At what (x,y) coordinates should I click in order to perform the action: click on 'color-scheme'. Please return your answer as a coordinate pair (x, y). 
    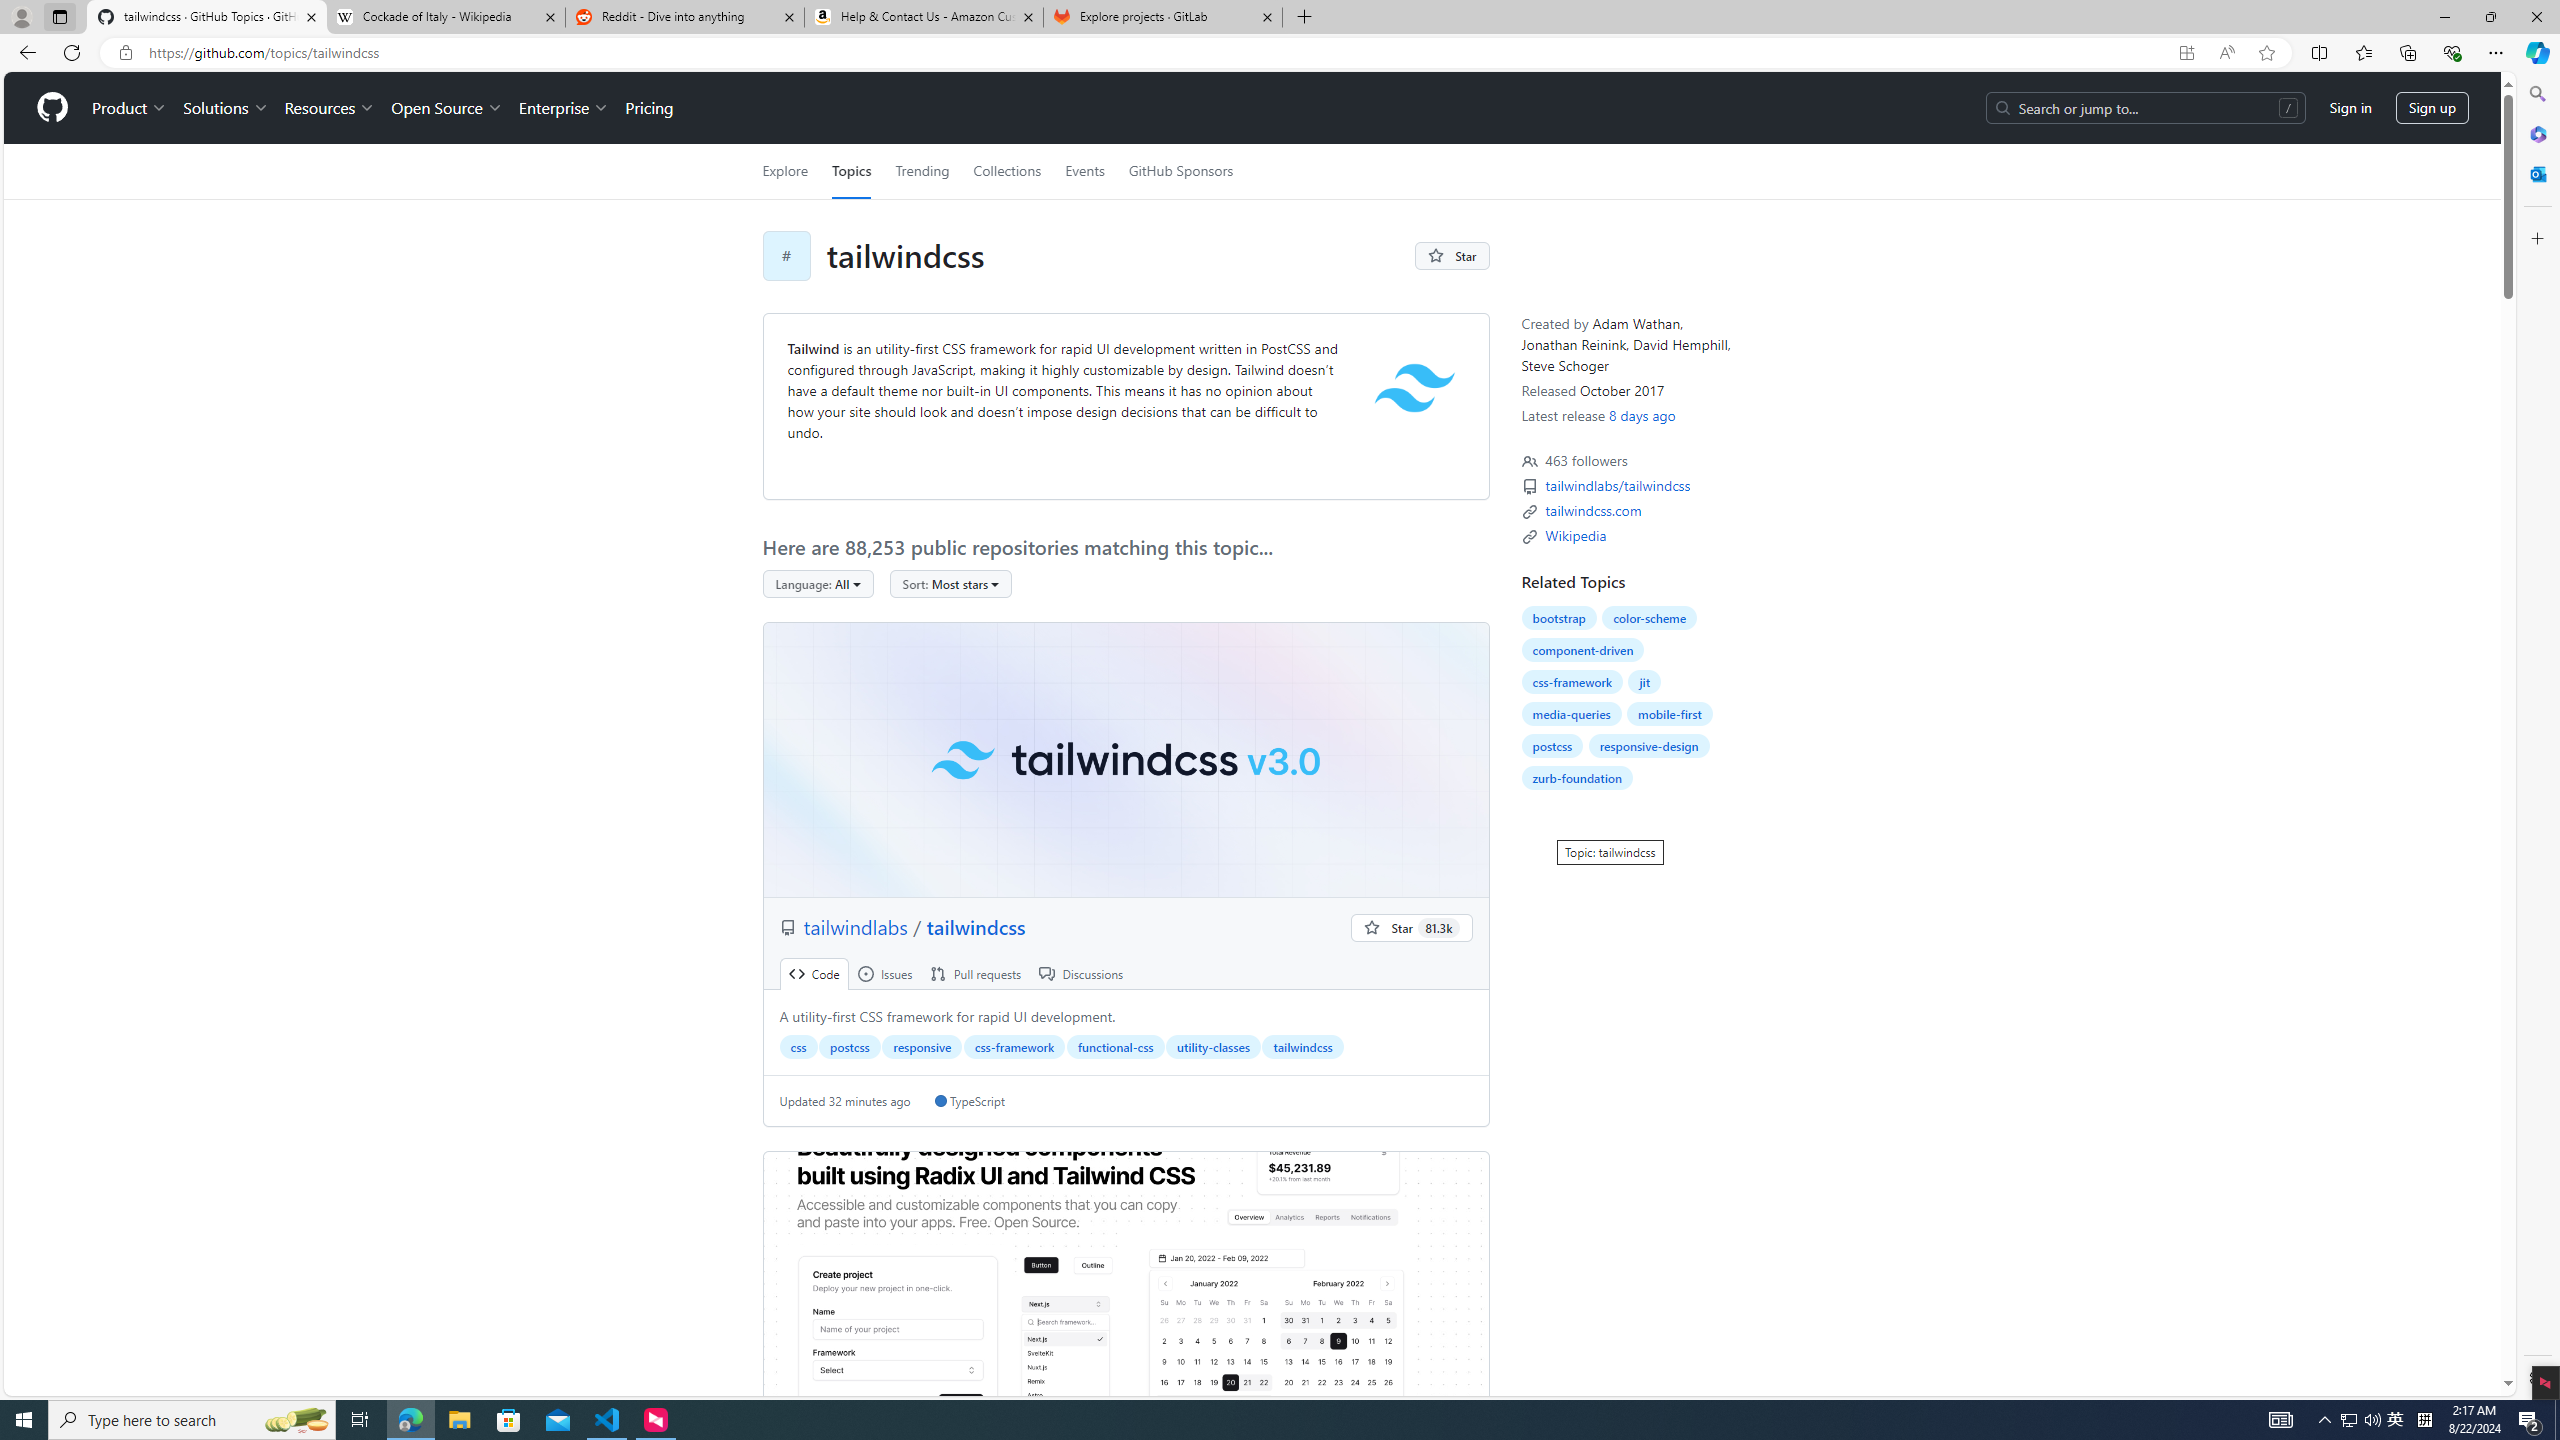
    Looking at the image, I should click on (1648, 617).